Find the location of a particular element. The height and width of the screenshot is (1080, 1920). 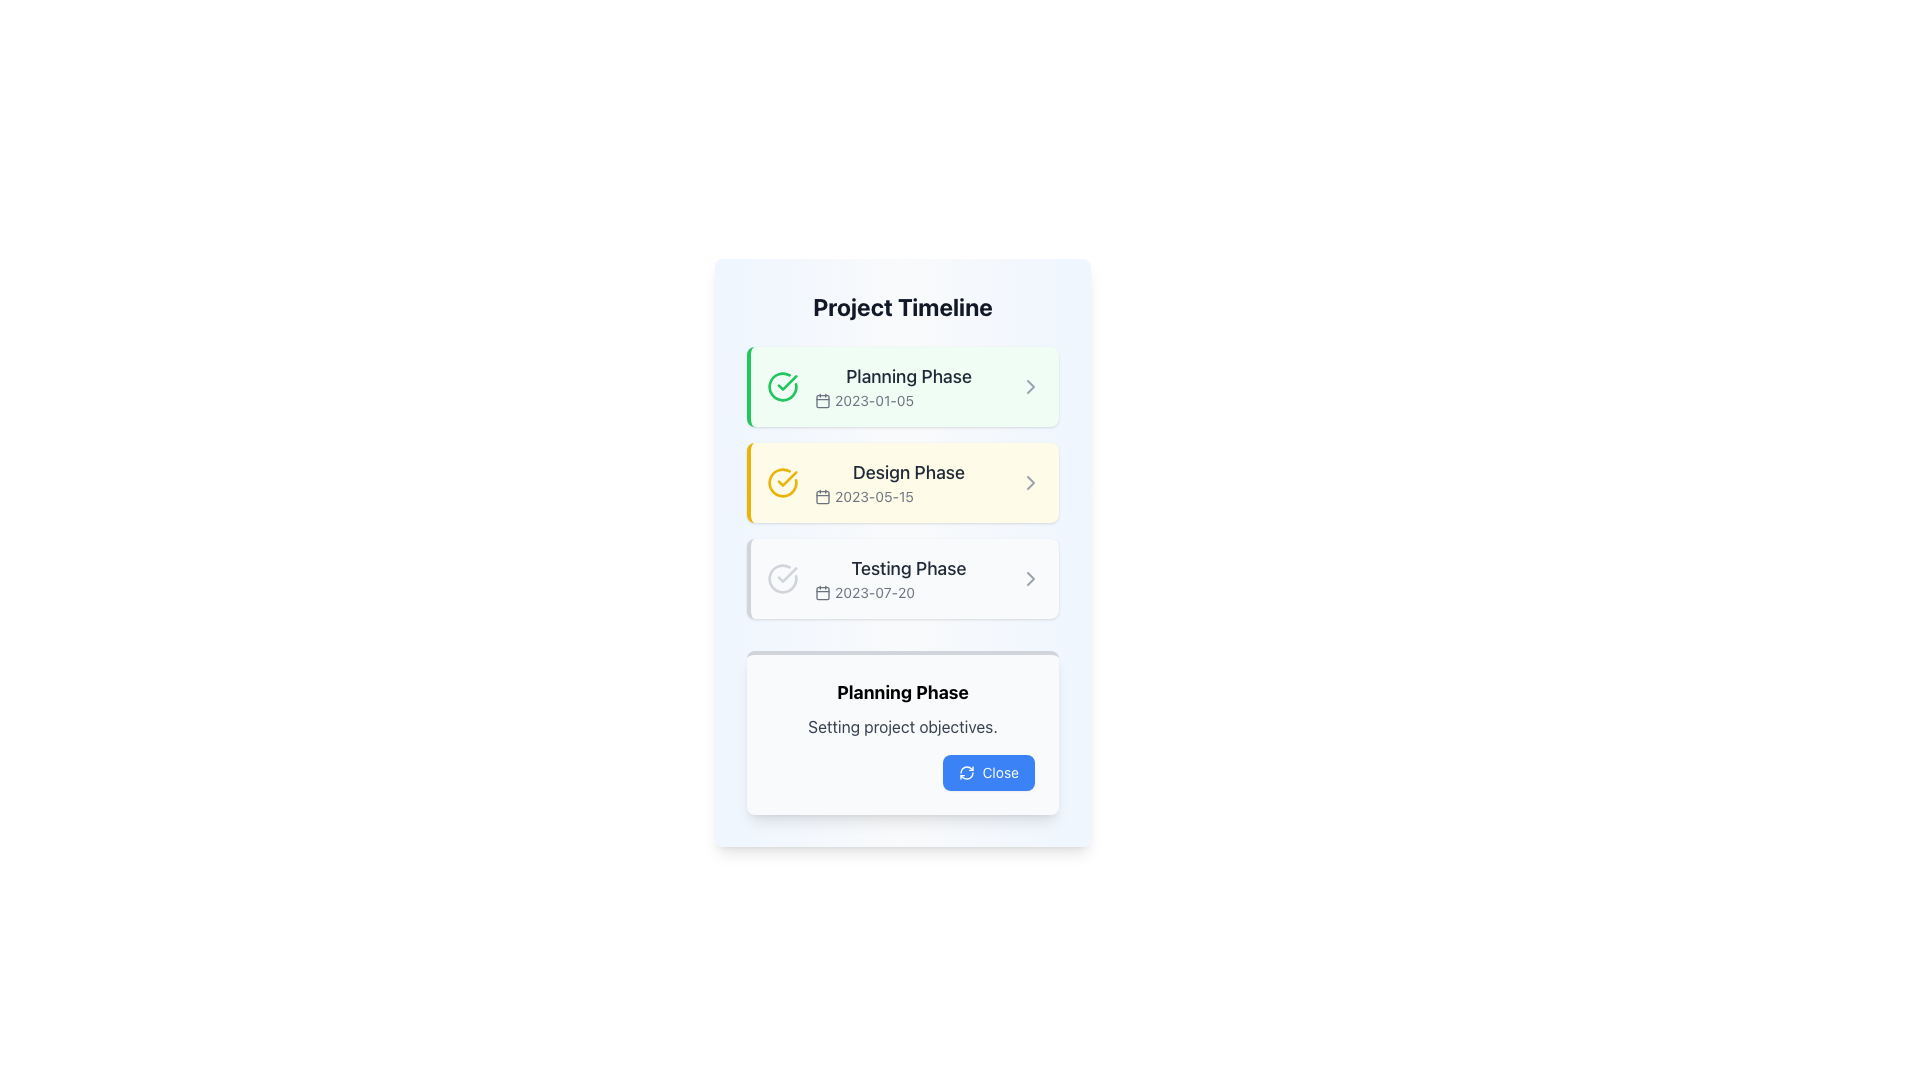

the circular icon with a thick border and a checkmark symbol, which is located adjacent to the 'Testing Phase' label in the timeline area is located at coordinates (781, 578).